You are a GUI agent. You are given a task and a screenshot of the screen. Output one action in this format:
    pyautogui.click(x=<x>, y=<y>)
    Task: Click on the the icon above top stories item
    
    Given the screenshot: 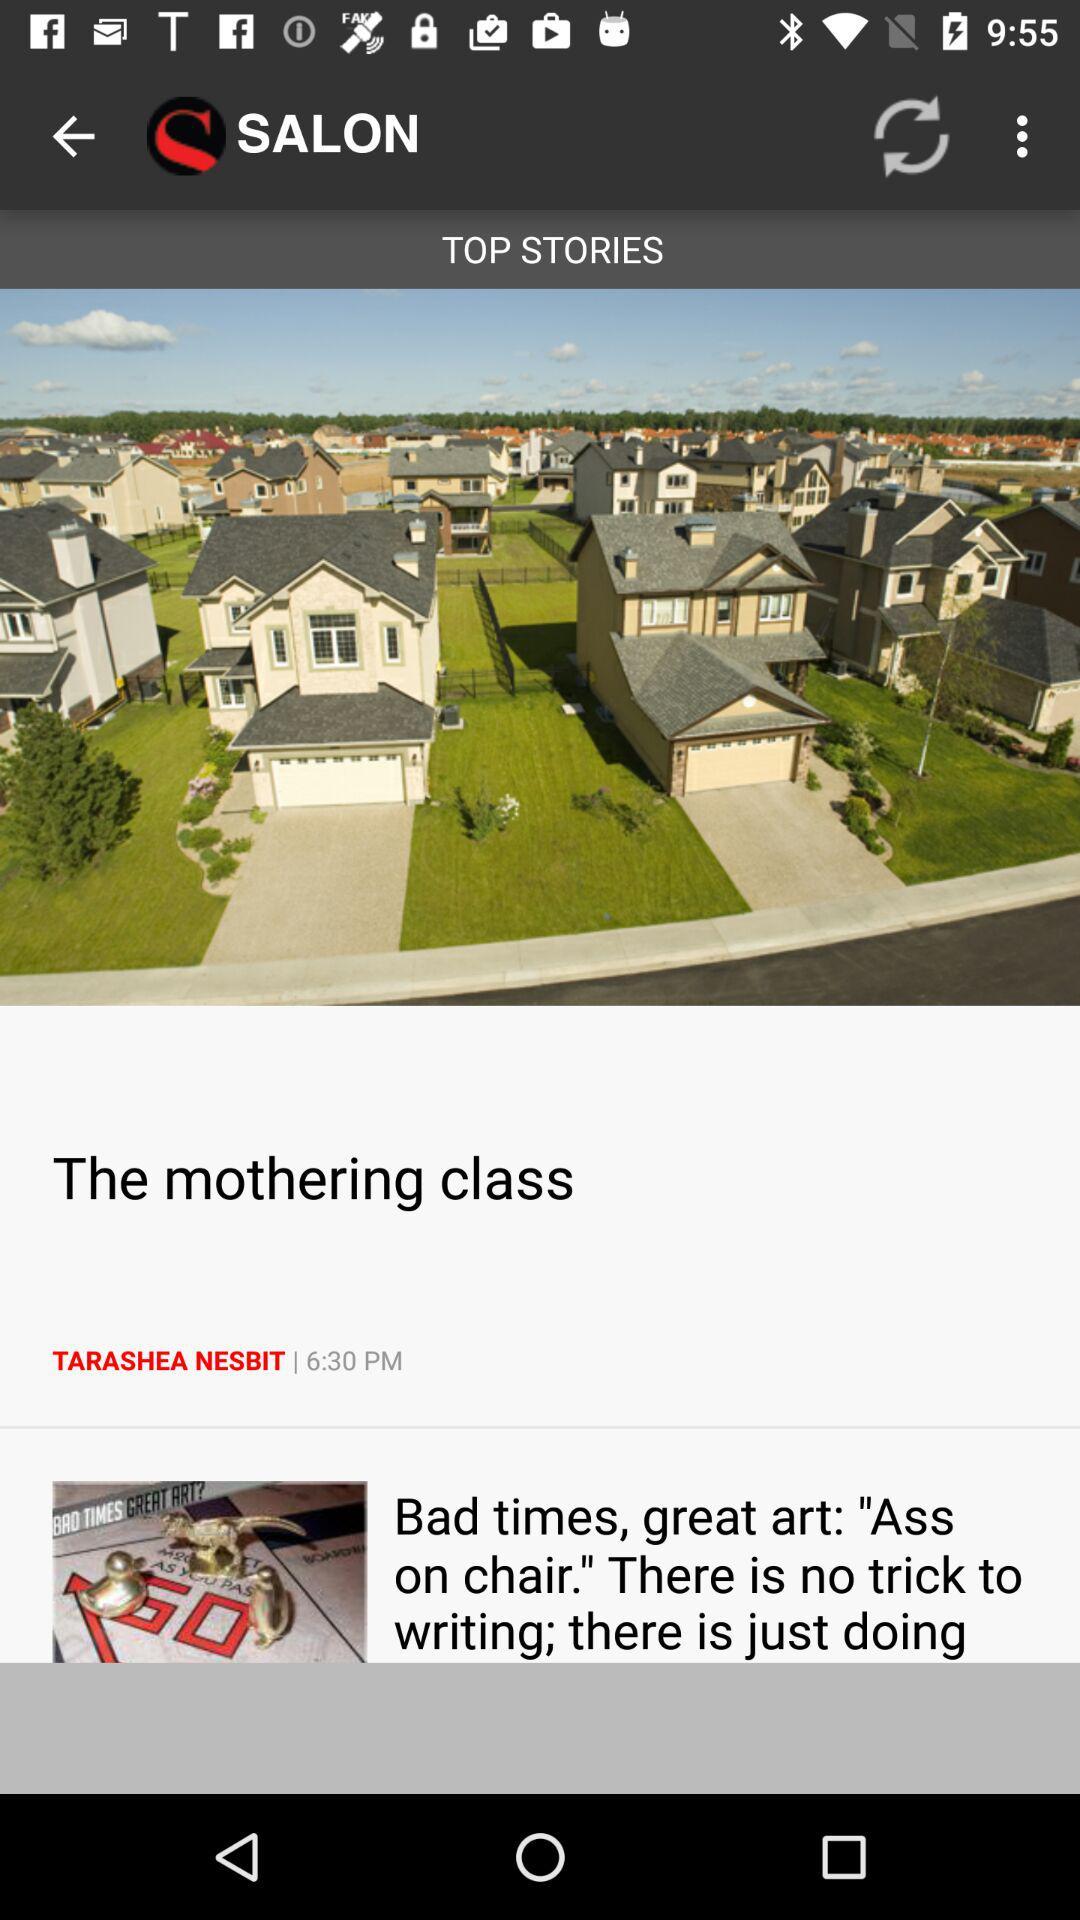 What is the action you would take?
    pyautogui.click(x=911, y=135)
    